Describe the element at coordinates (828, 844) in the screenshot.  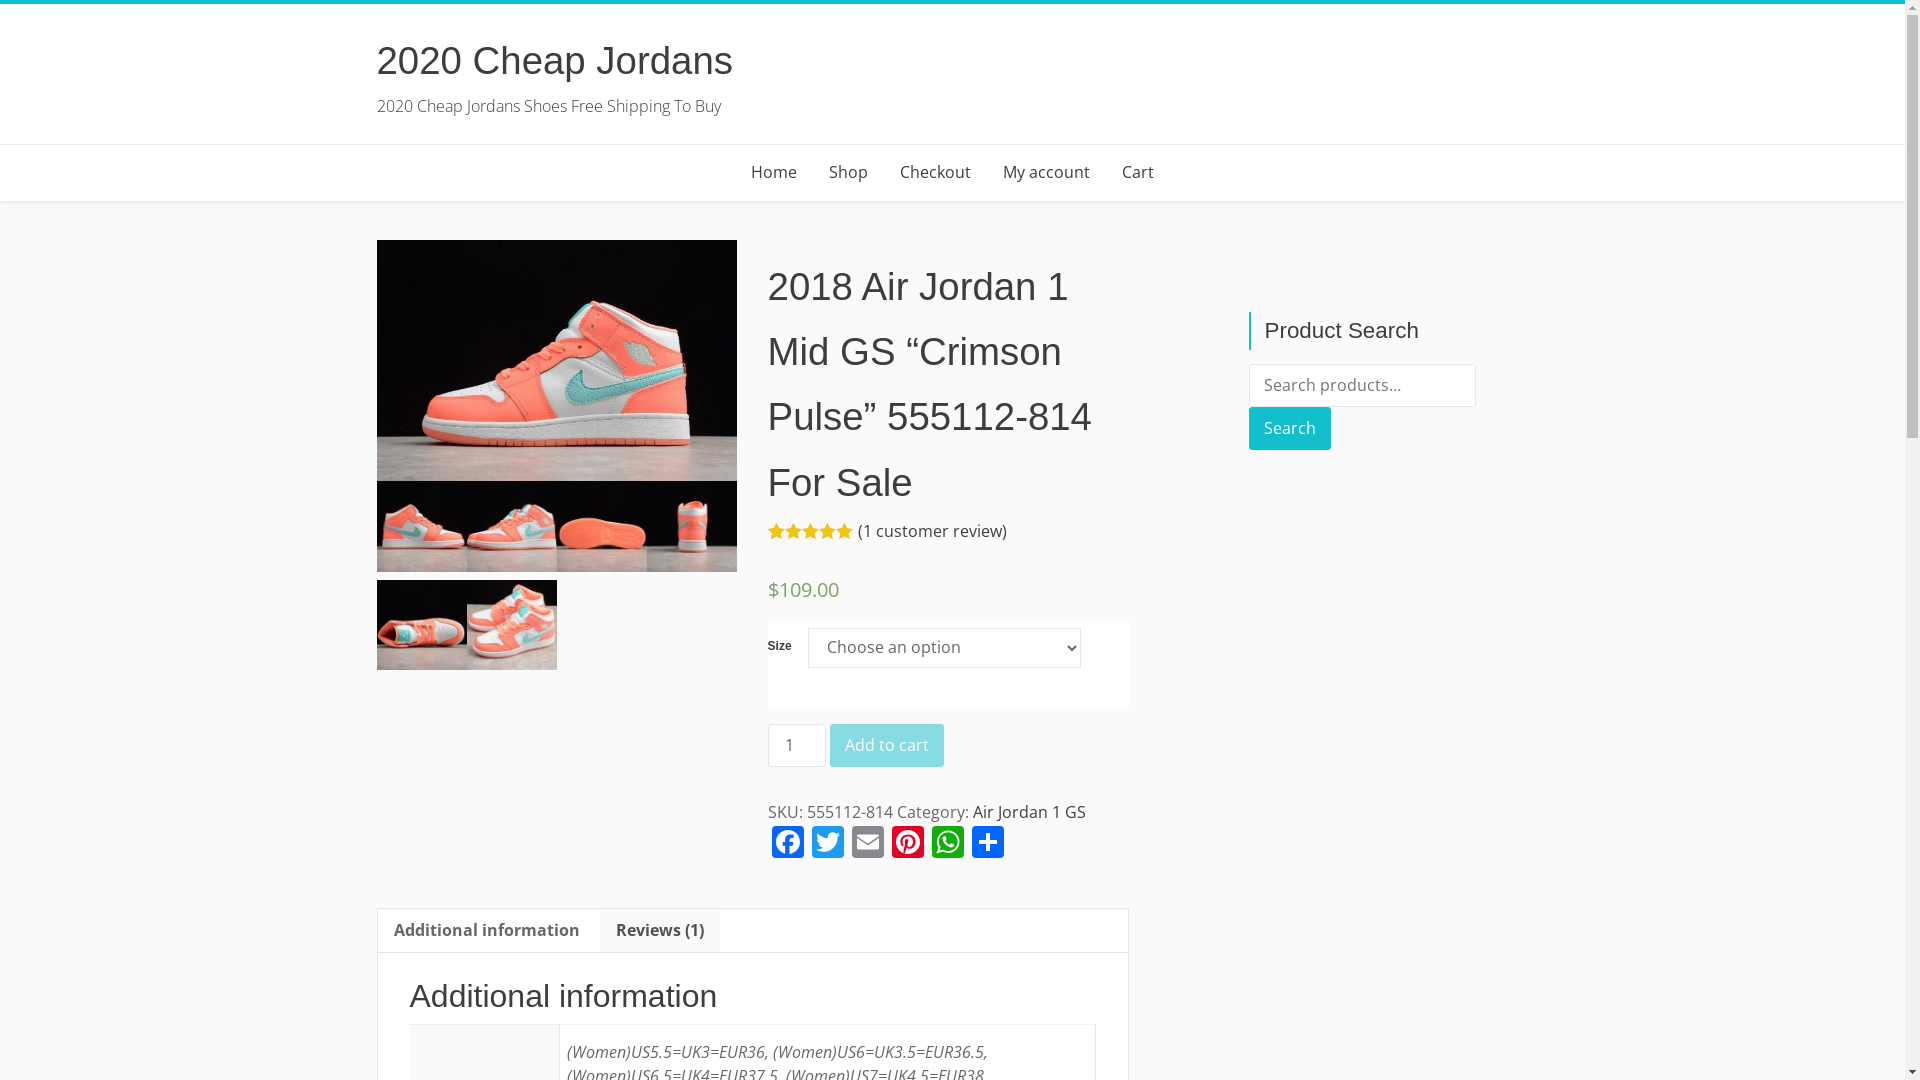
I see `'Twitter'` at that location.